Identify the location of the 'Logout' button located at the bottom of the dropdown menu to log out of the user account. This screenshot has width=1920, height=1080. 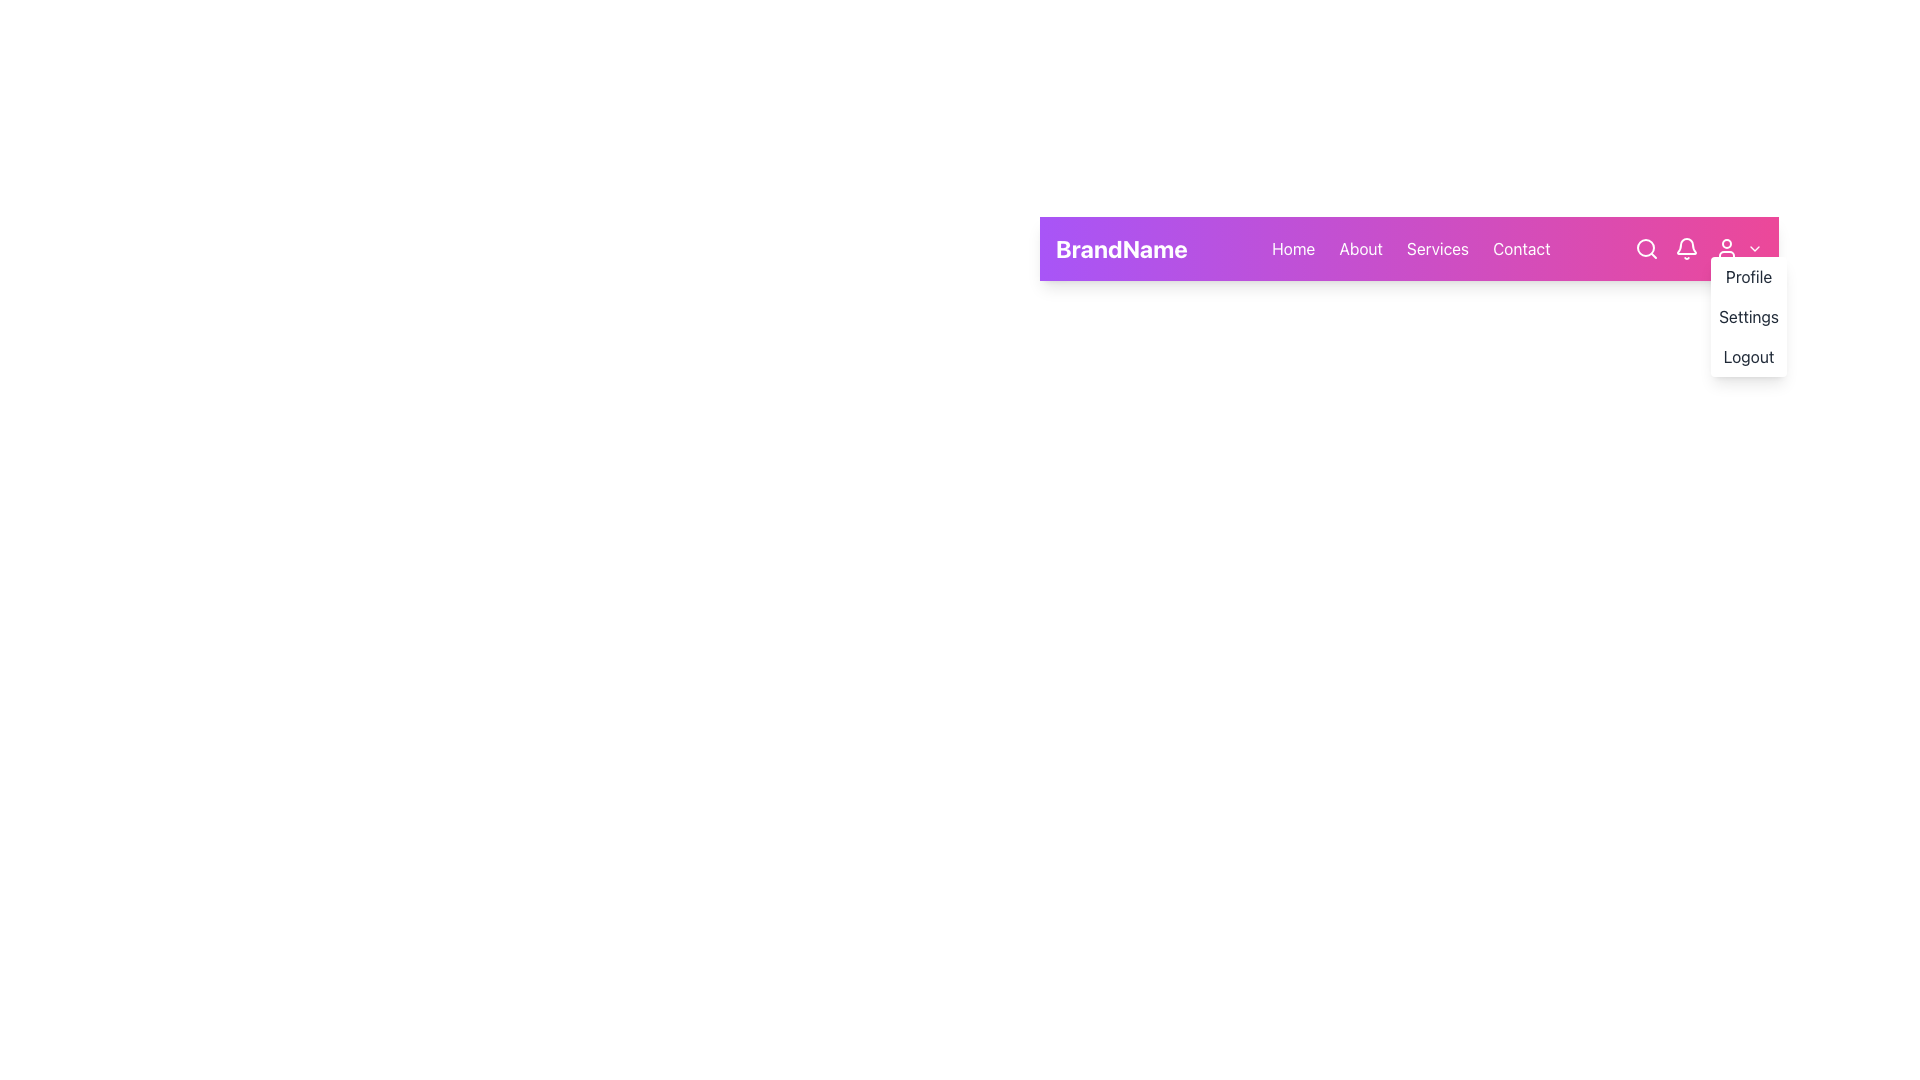
(1748, 356).